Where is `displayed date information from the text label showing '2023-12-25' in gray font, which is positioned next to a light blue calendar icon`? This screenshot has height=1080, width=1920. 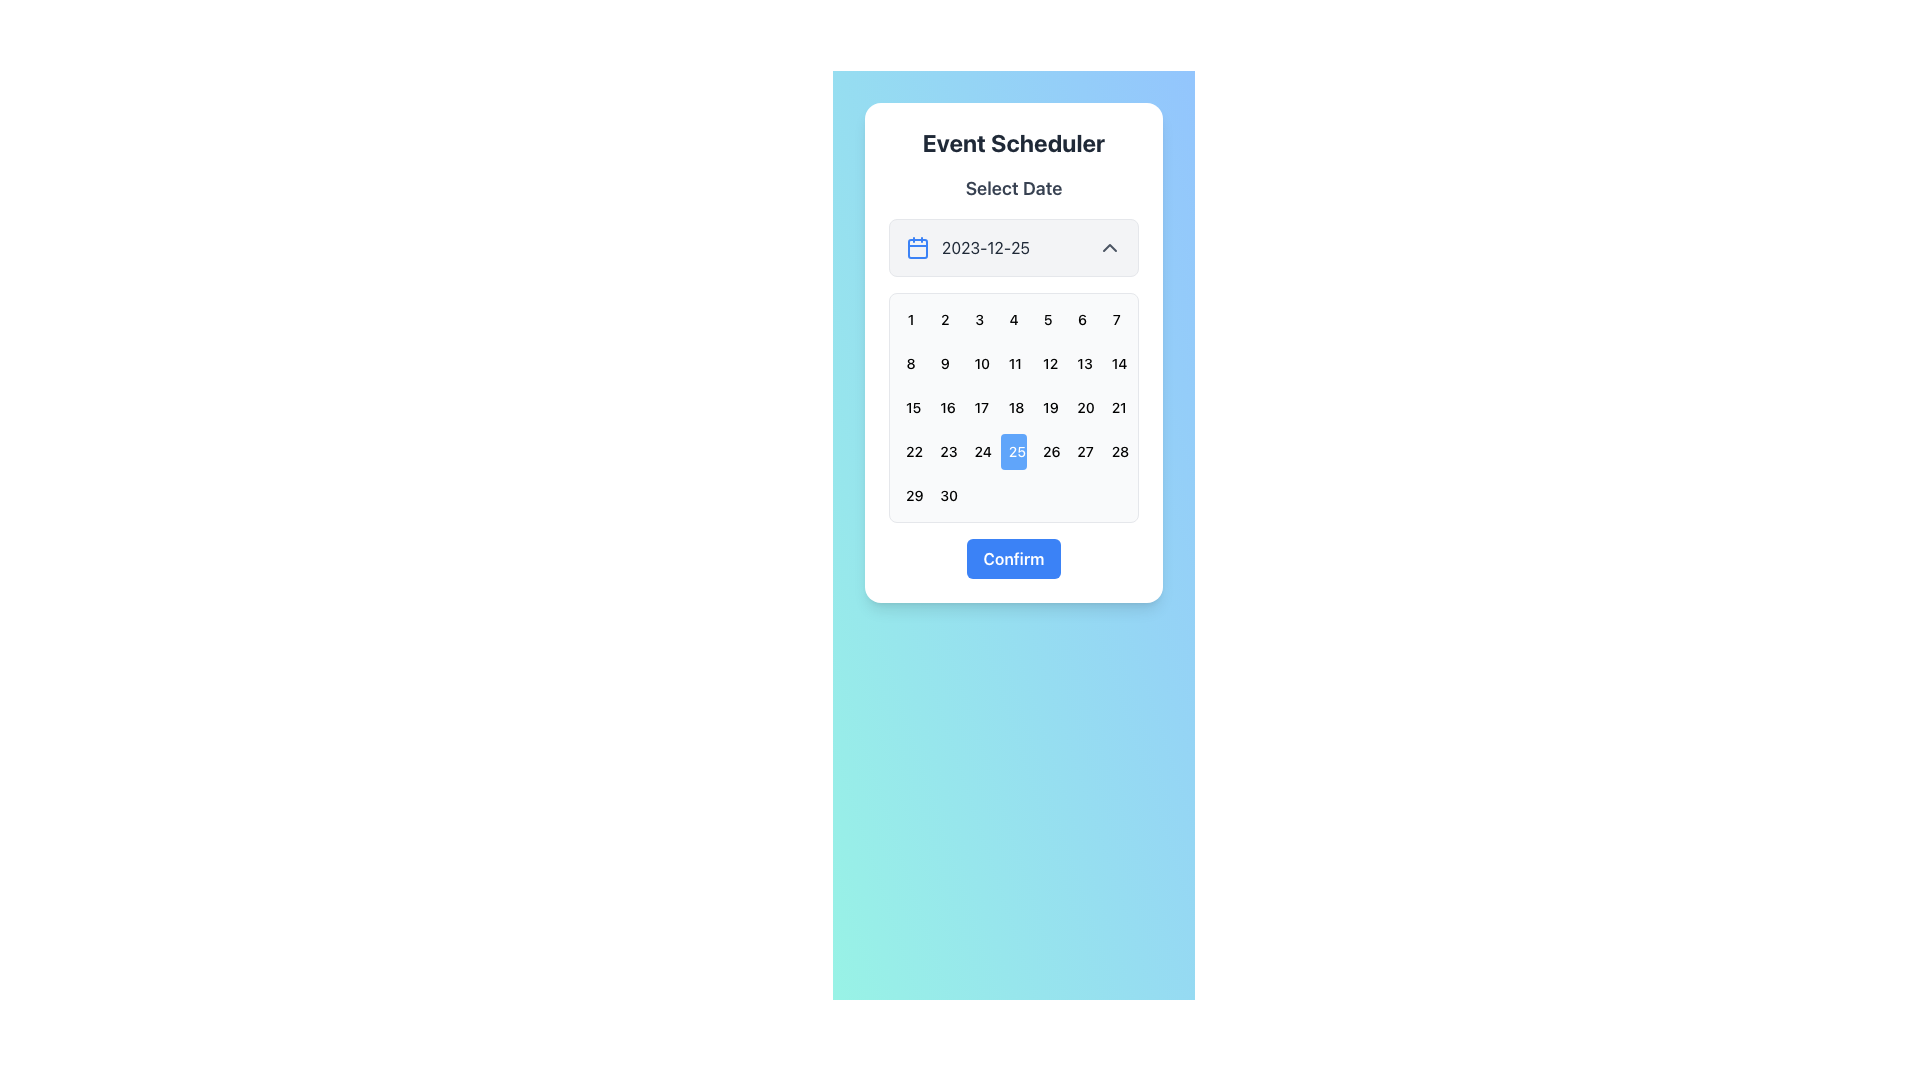 displayed date information from the text label showing '2023-12-25' in gray font, which is positioned next to a light blue calendar icon is located at coordinates (968, 246).